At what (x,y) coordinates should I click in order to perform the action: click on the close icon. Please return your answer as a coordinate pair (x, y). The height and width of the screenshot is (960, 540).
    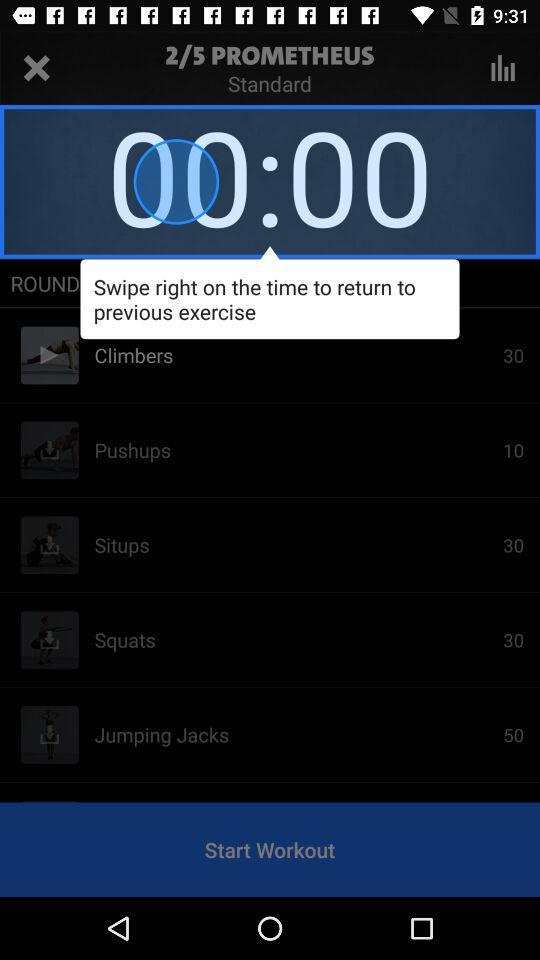
    Looking at the image, I should click on (36, 68).